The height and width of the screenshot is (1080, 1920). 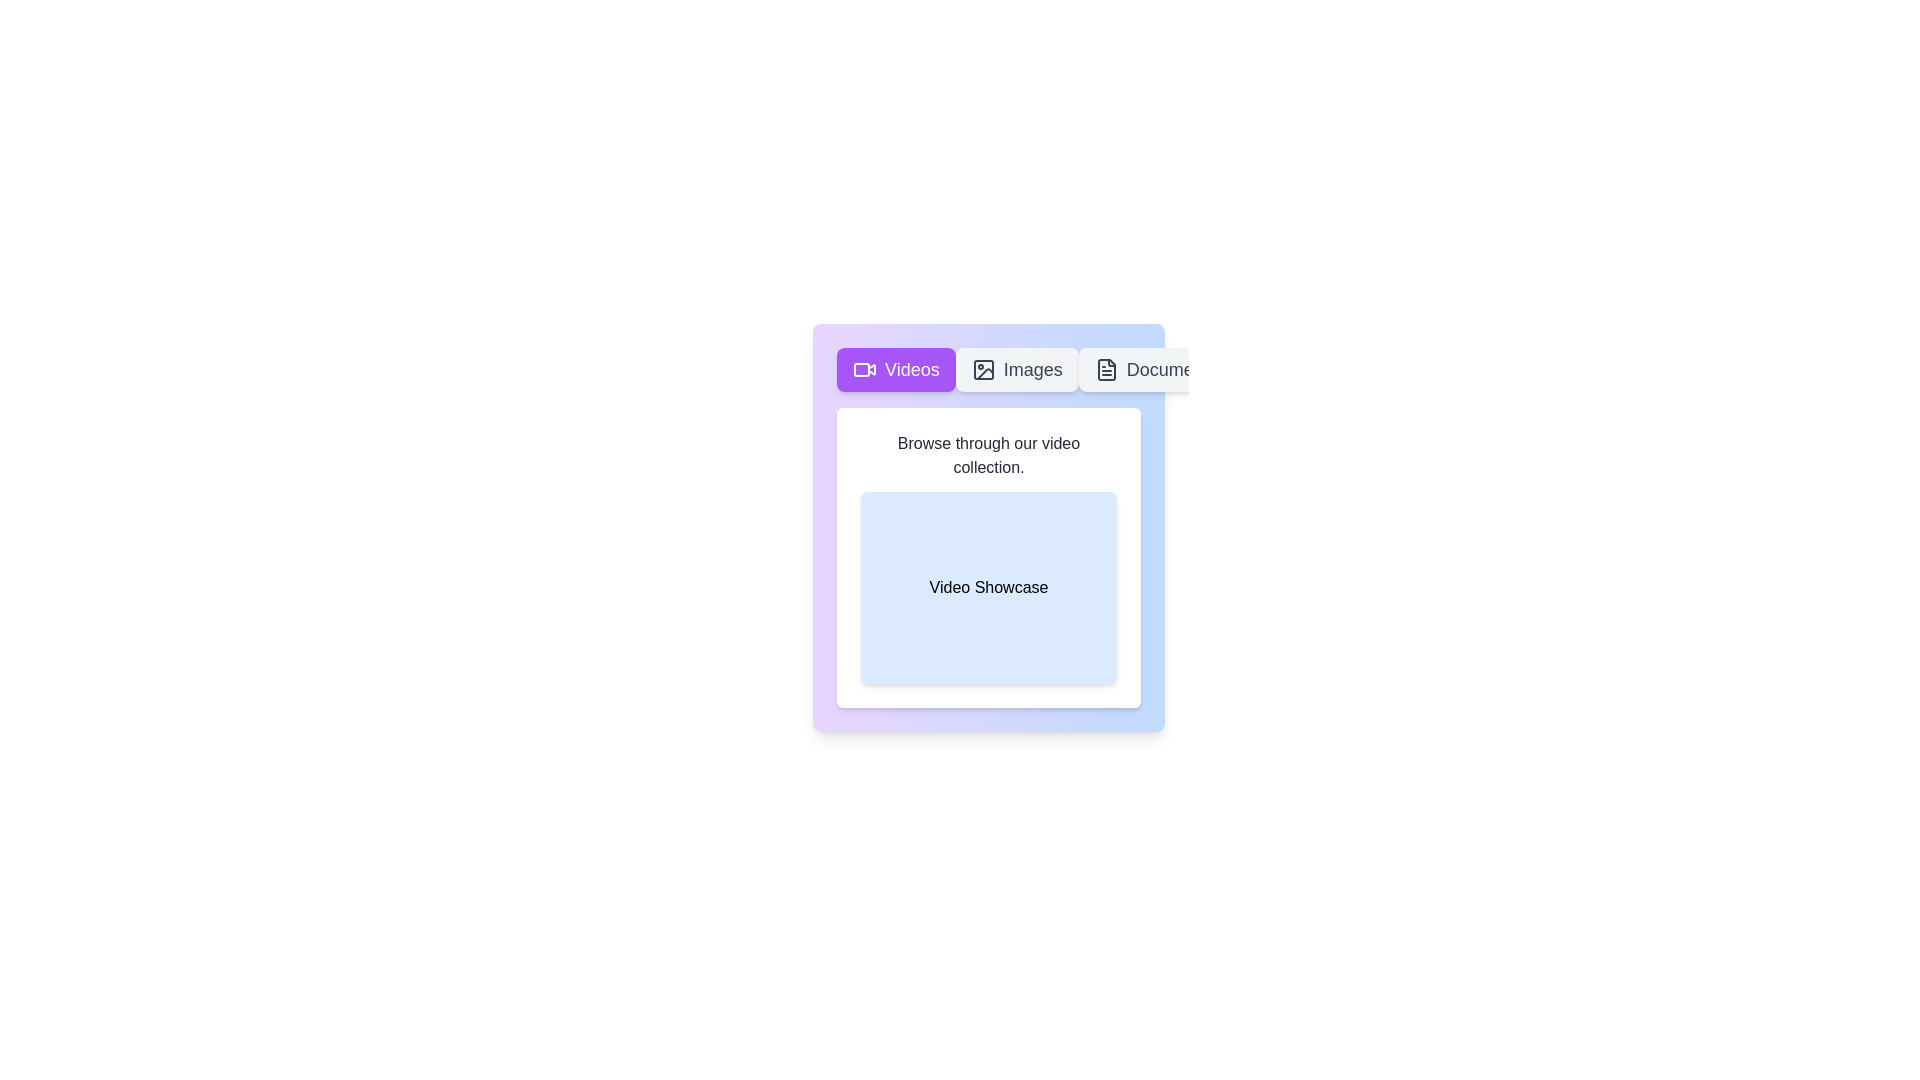 I want to click on the icon representing an image within the rounded box located in the 'Images' button on the navigation bar, so click(x=983, y=370).